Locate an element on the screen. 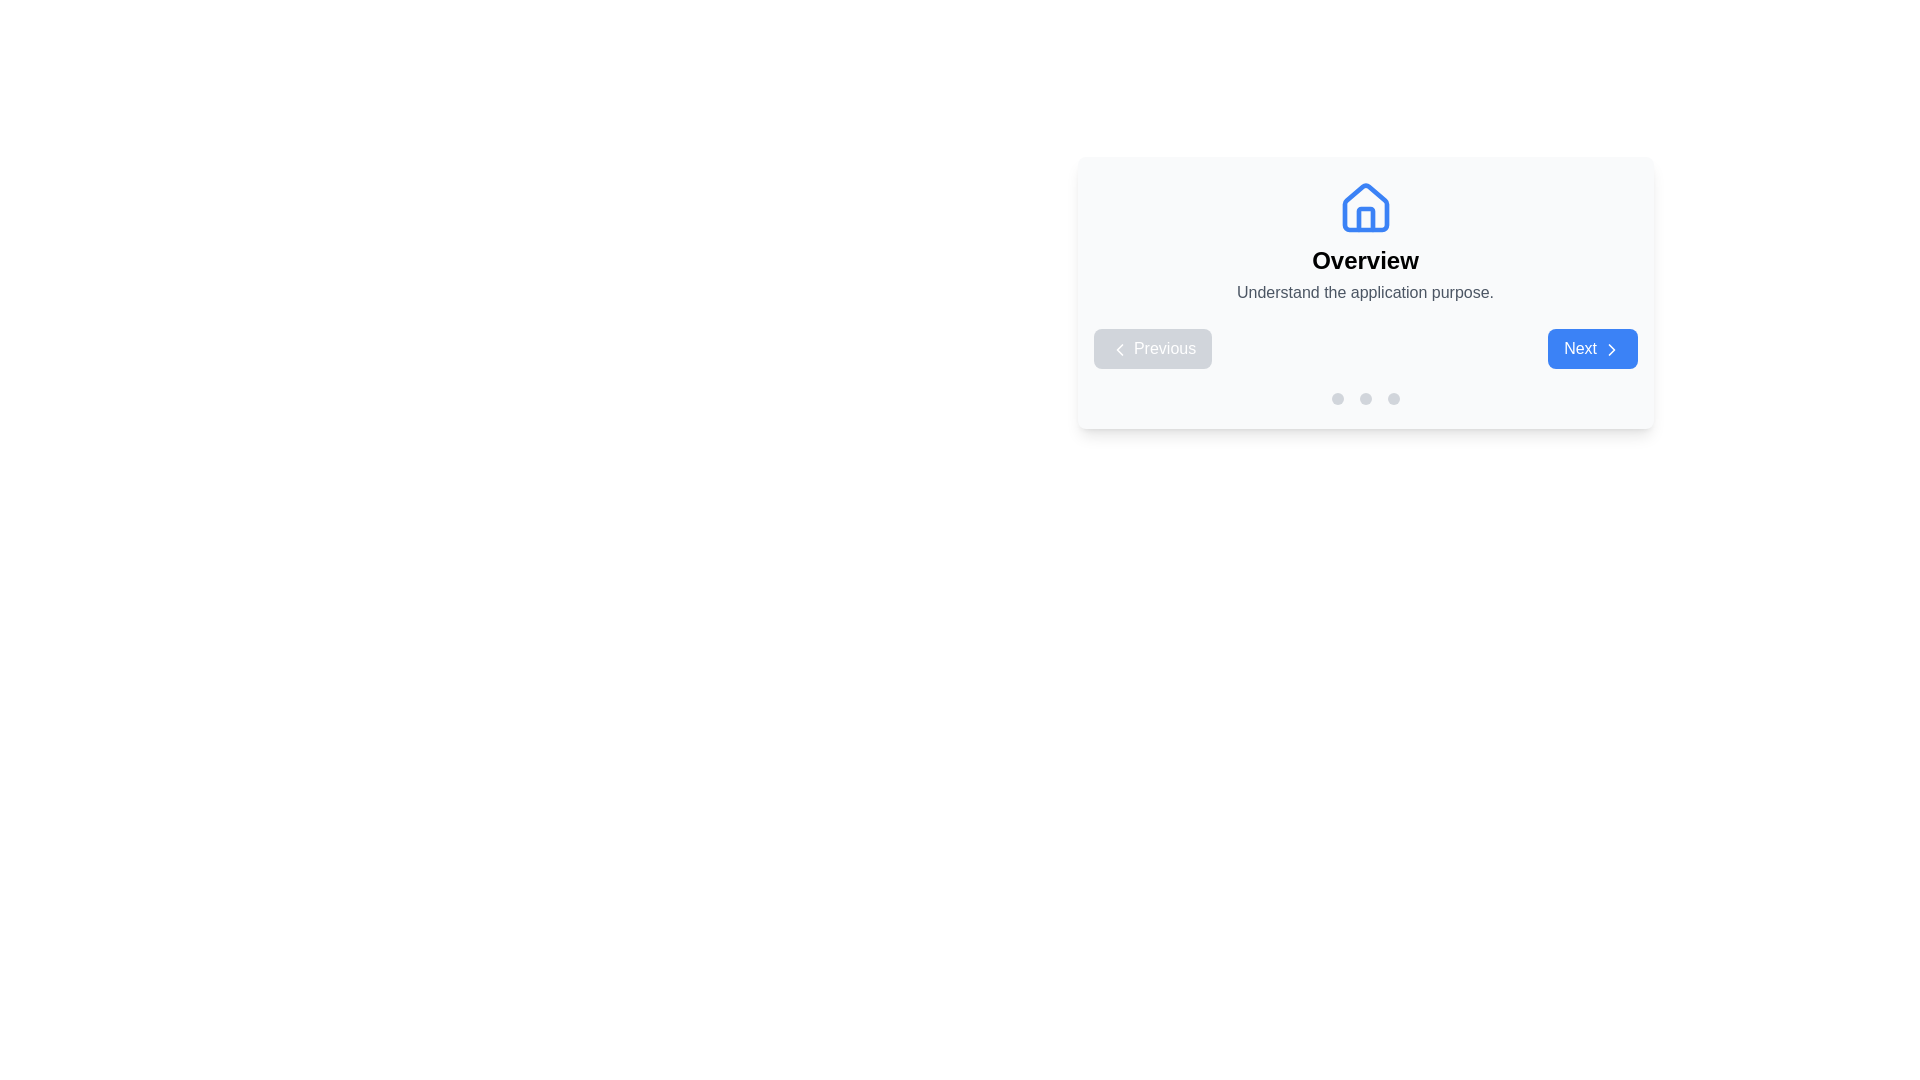 The image size is (1920, 1080). the state of the second pagination dot indicating the currently active page in the horizontally aligned pagination element at the bottom center of the card is located at coordinates (1337, 398).